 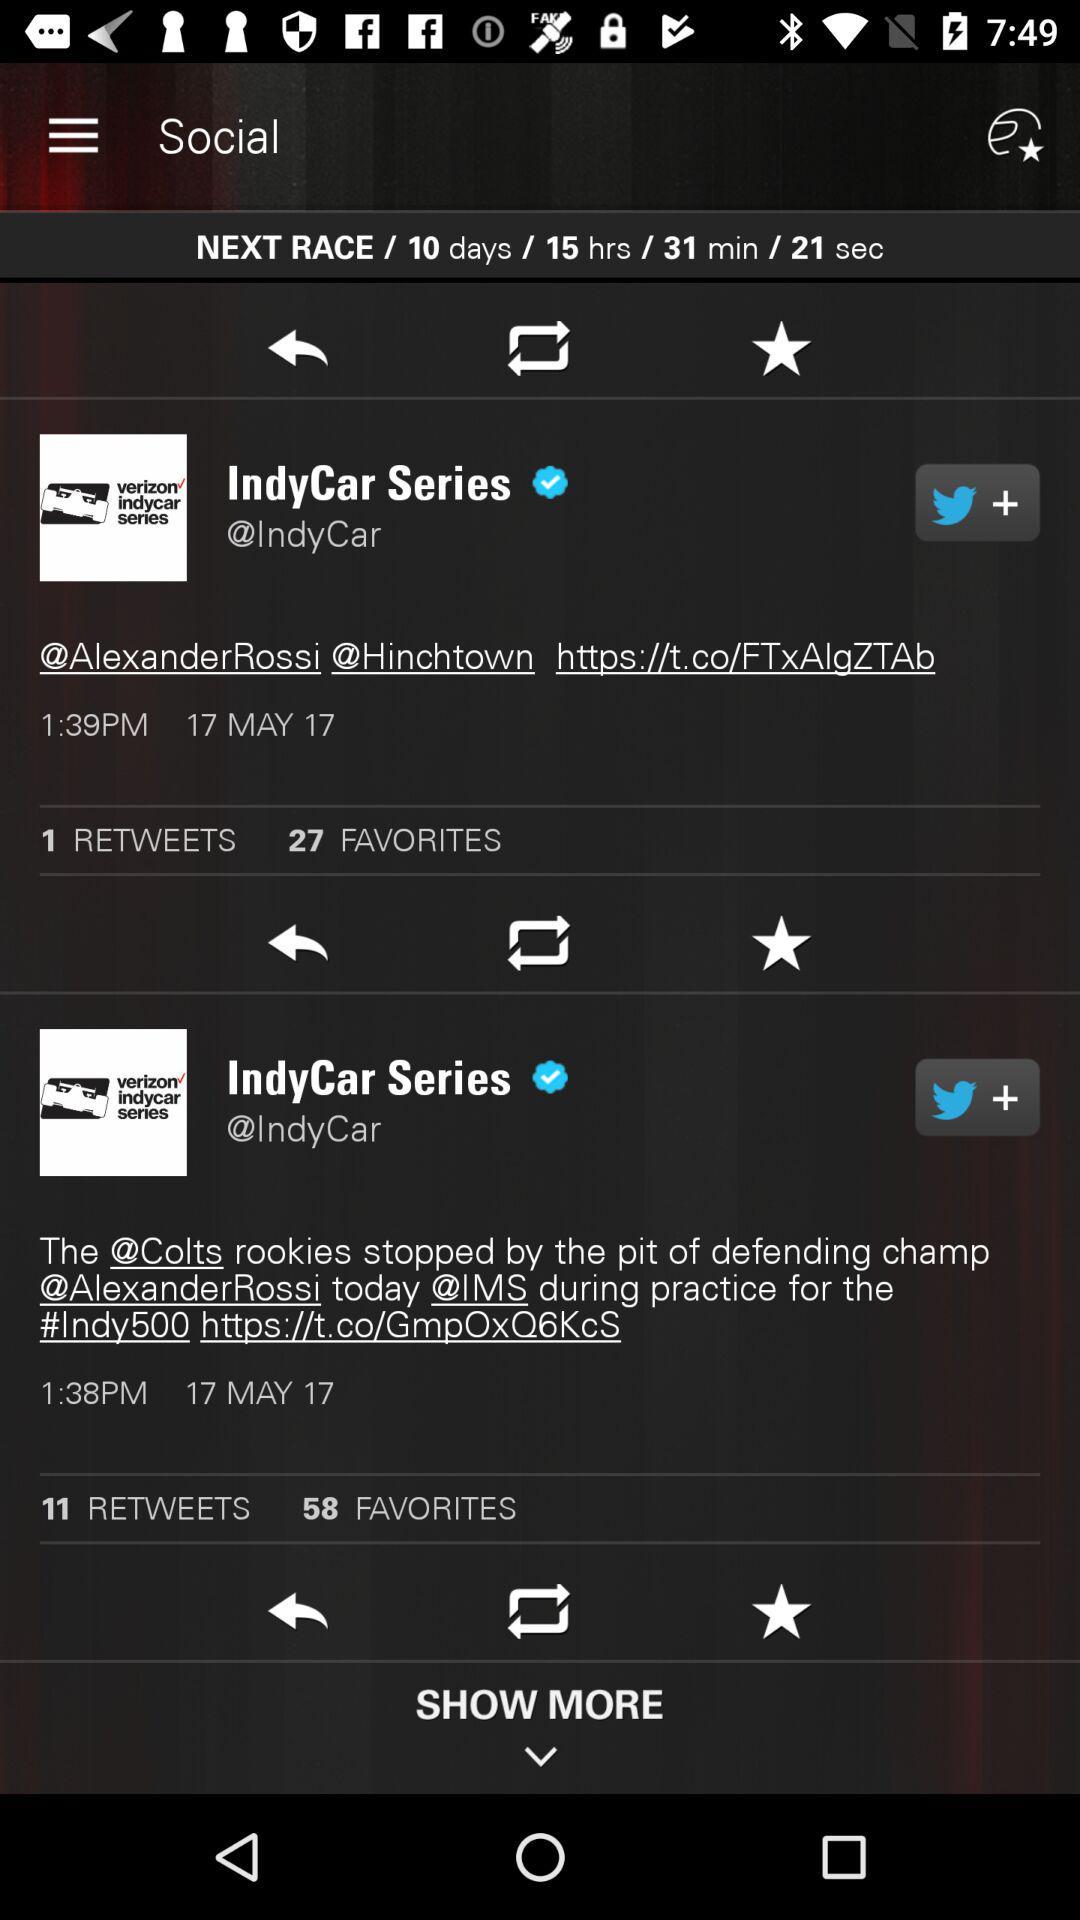 I want to click on twitter link, so click(x=976, y=1096).